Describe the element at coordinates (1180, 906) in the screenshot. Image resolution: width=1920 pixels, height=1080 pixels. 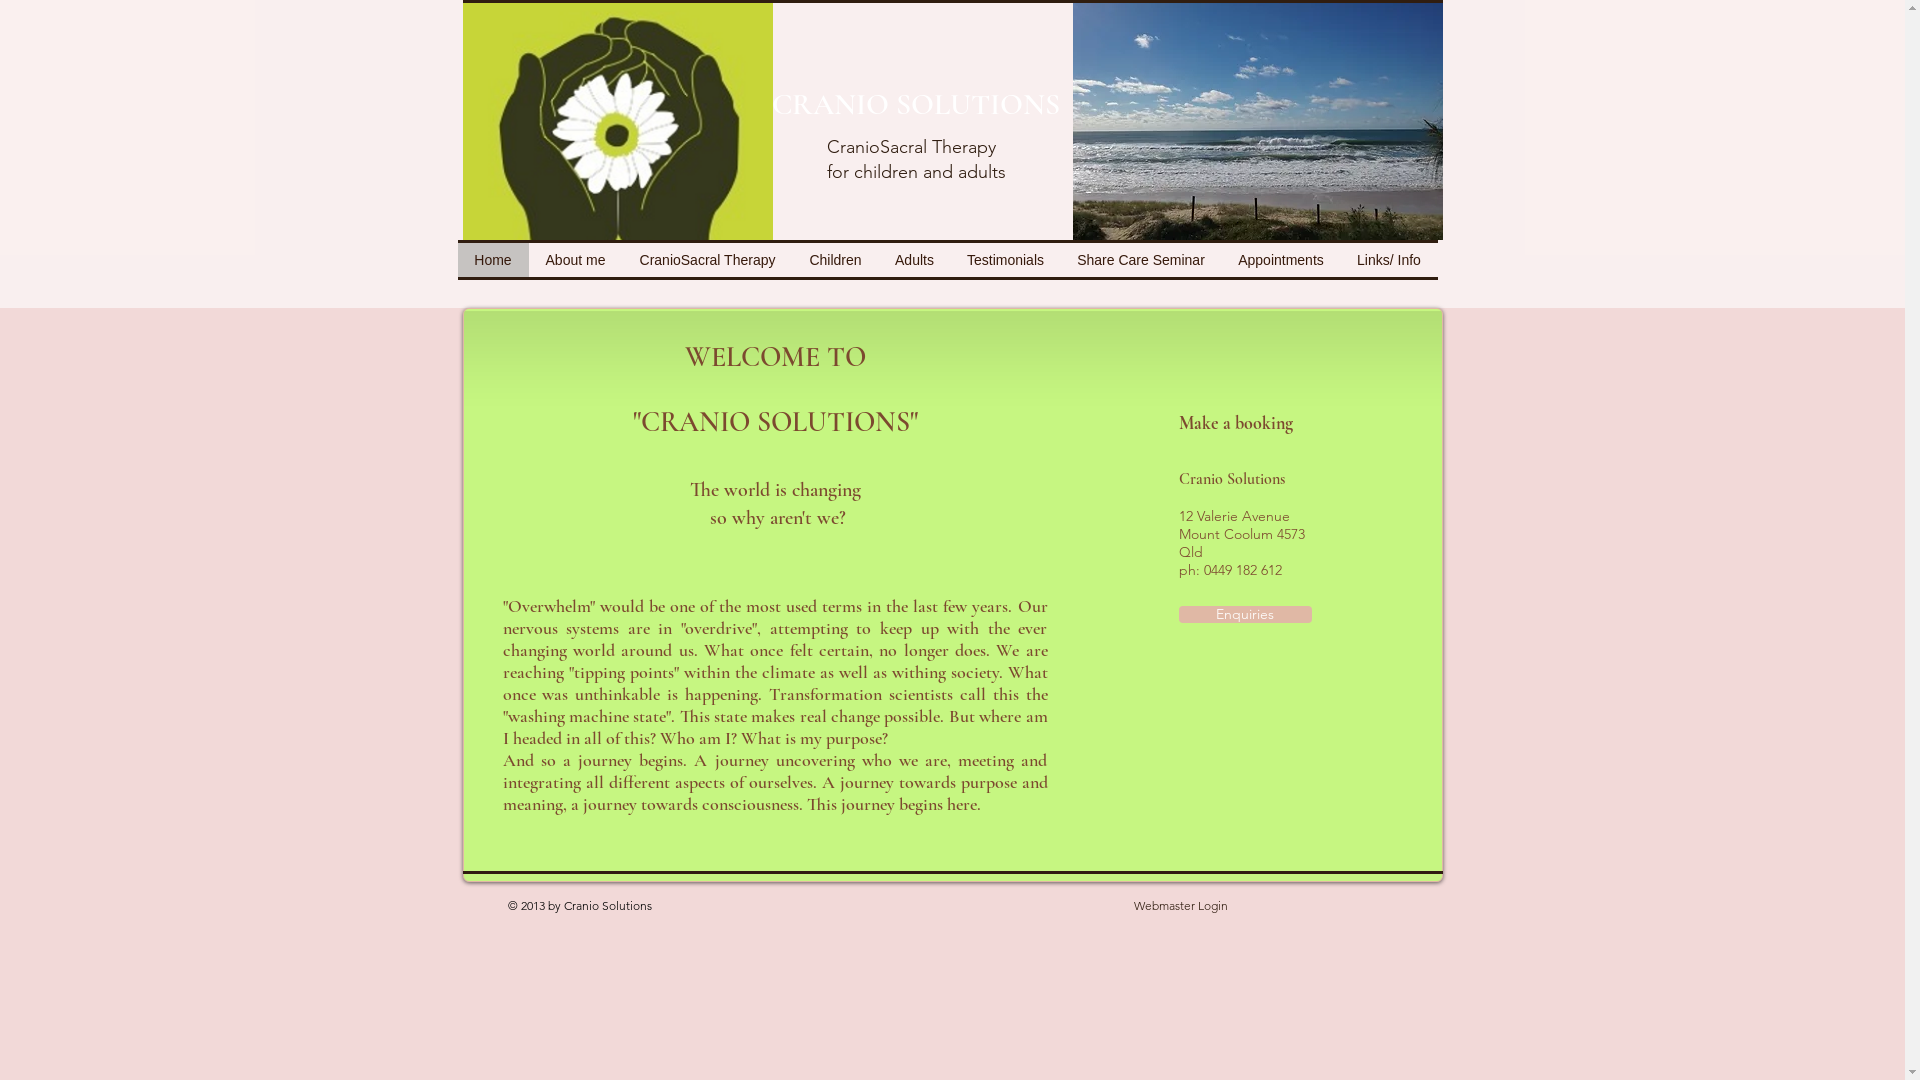
I see `'Webmaster Login'` at that location.